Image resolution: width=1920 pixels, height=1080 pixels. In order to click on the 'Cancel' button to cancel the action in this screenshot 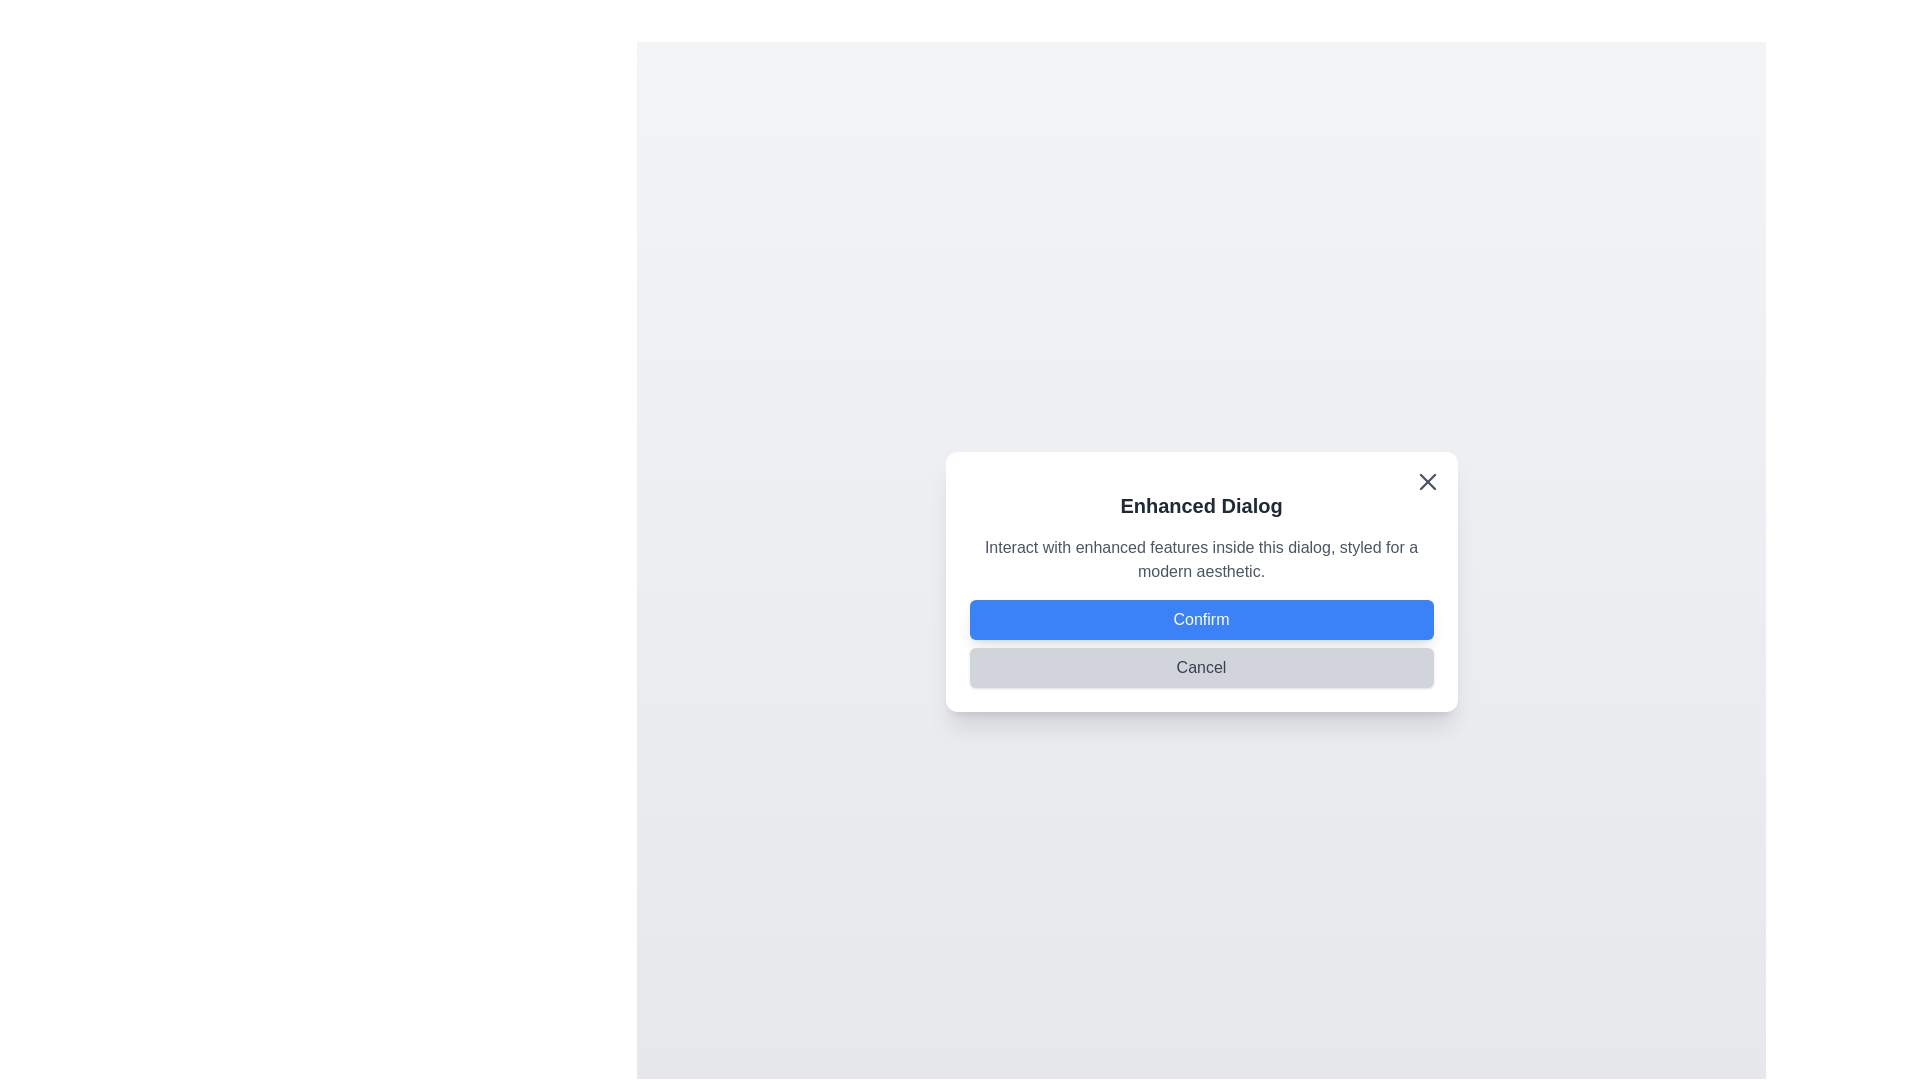, I will do `click(1200, 667)`.